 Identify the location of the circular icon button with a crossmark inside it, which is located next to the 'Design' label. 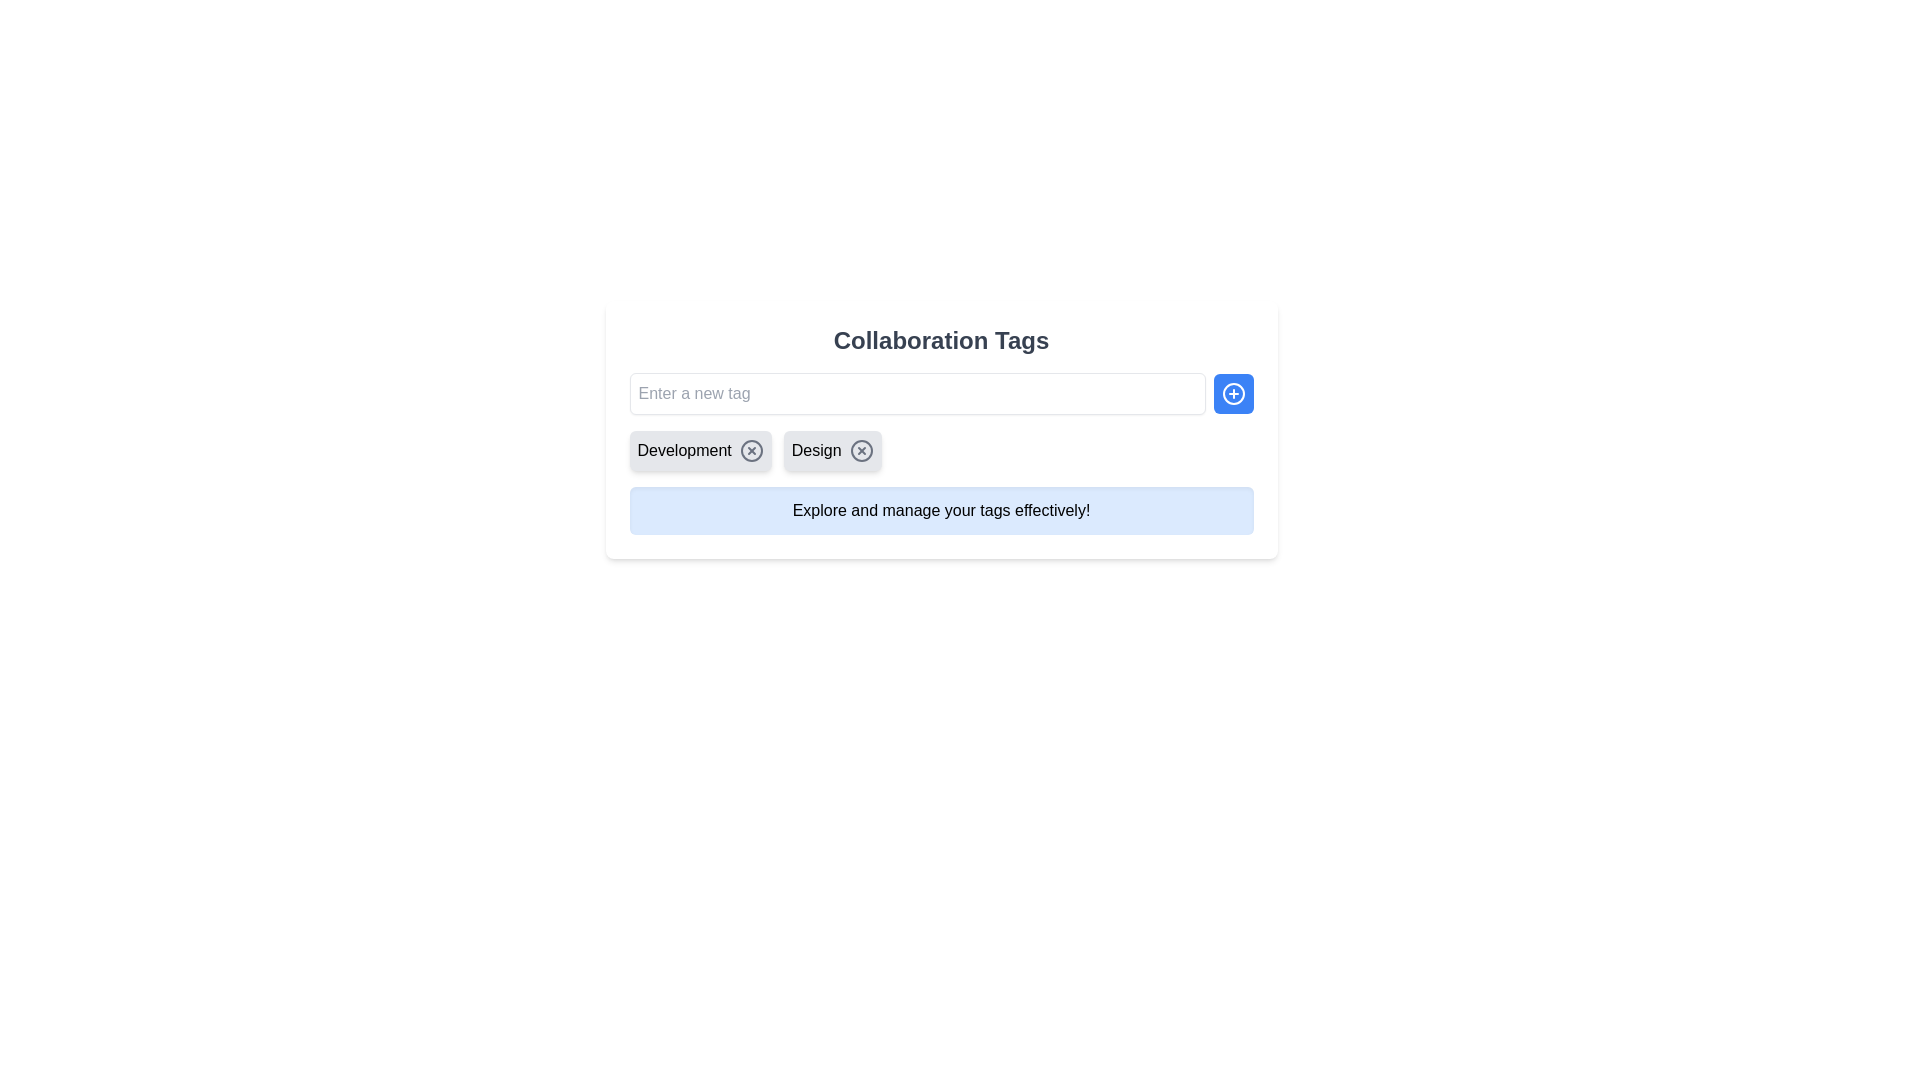
(861, 451).